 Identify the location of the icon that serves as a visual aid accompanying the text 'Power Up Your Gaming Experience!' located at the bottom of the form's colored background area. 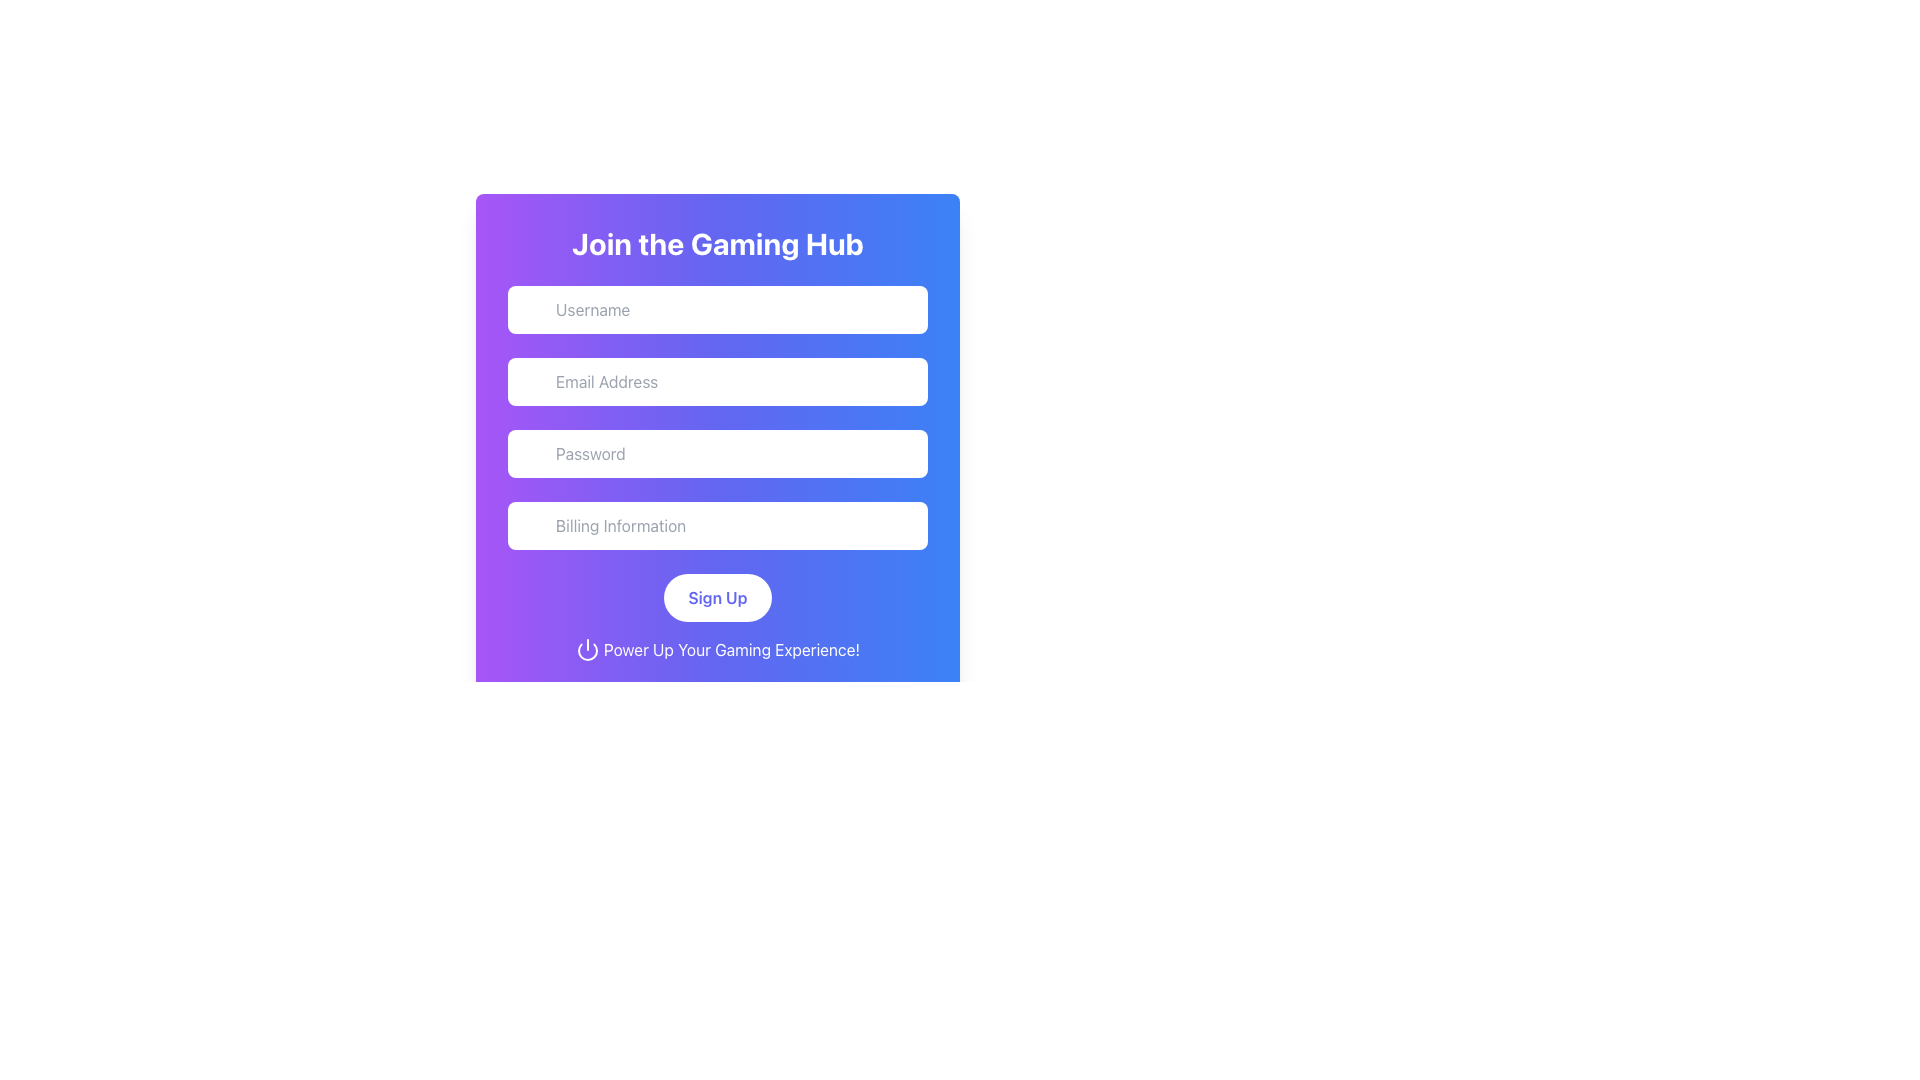
(586, 650).